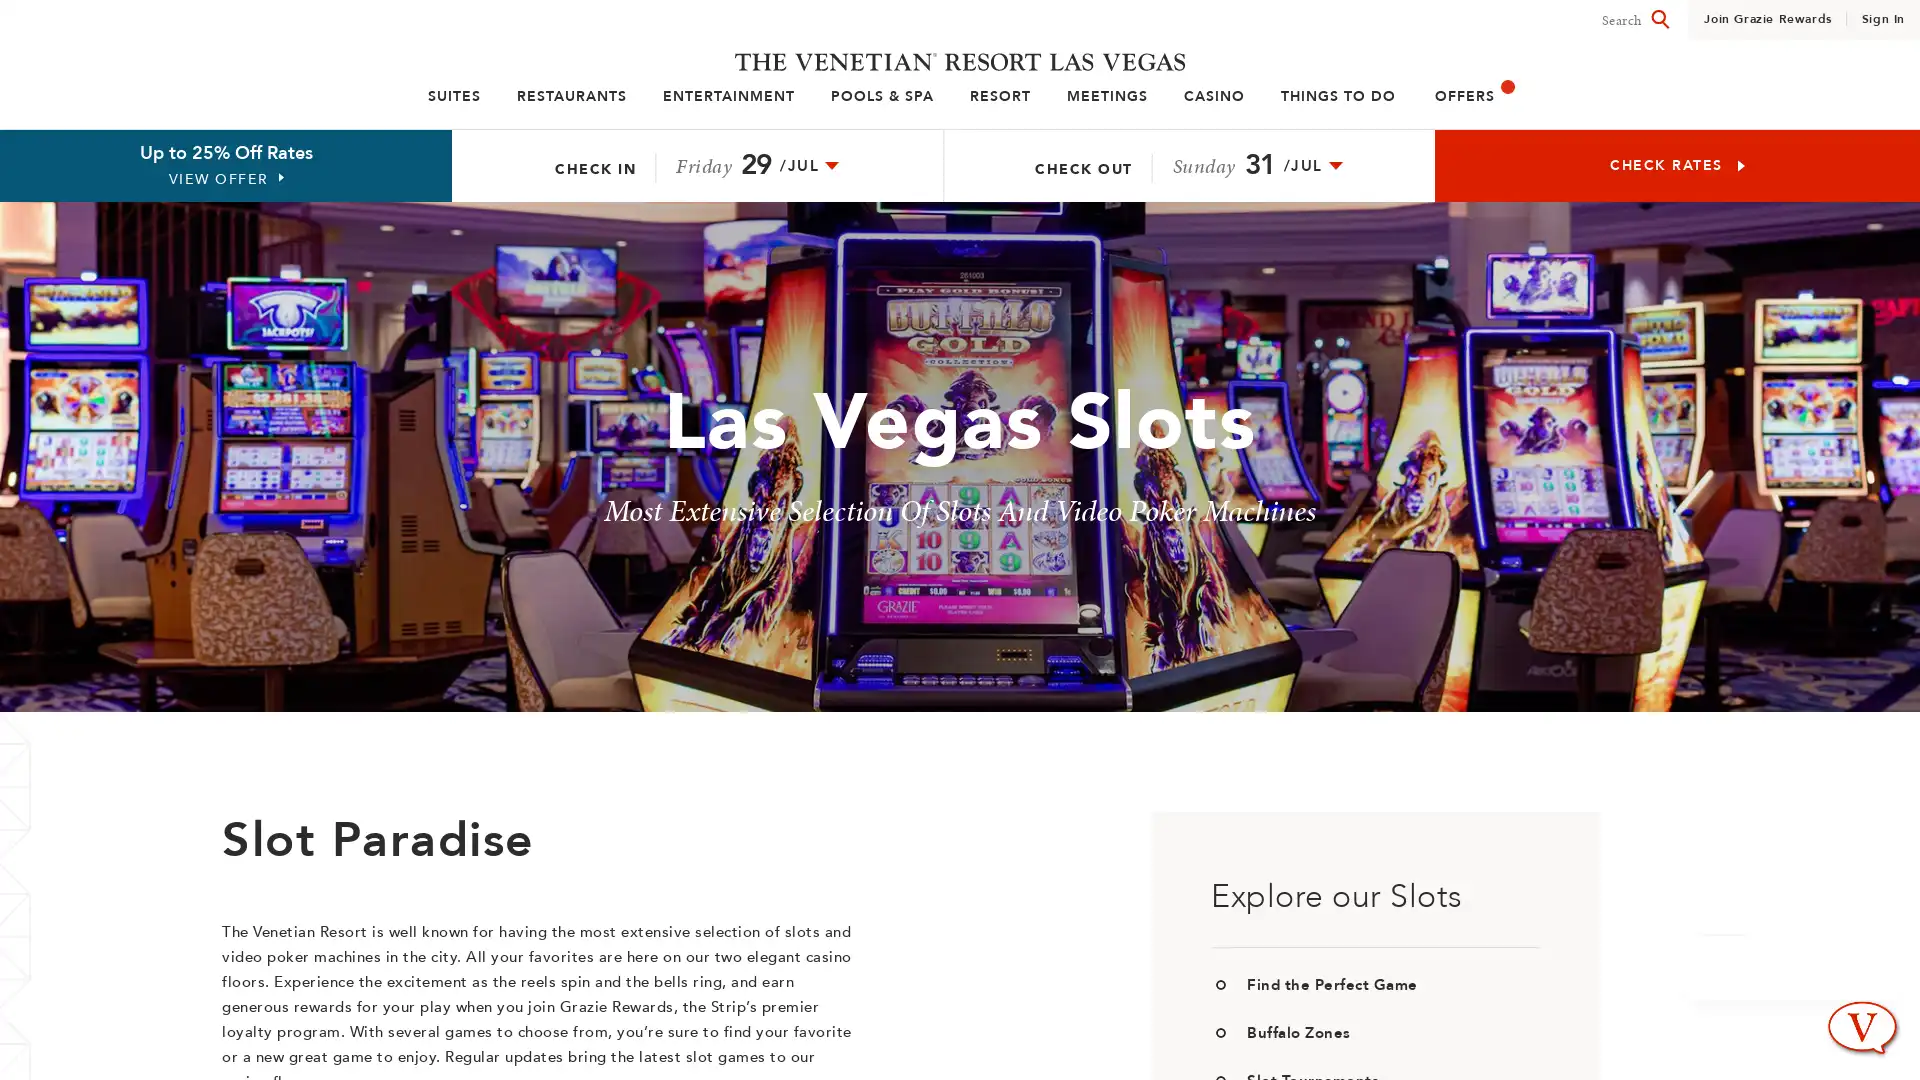 The height and width of the screenshot is (1080, 1920). I want to click on check-in date, so click(831, 164).